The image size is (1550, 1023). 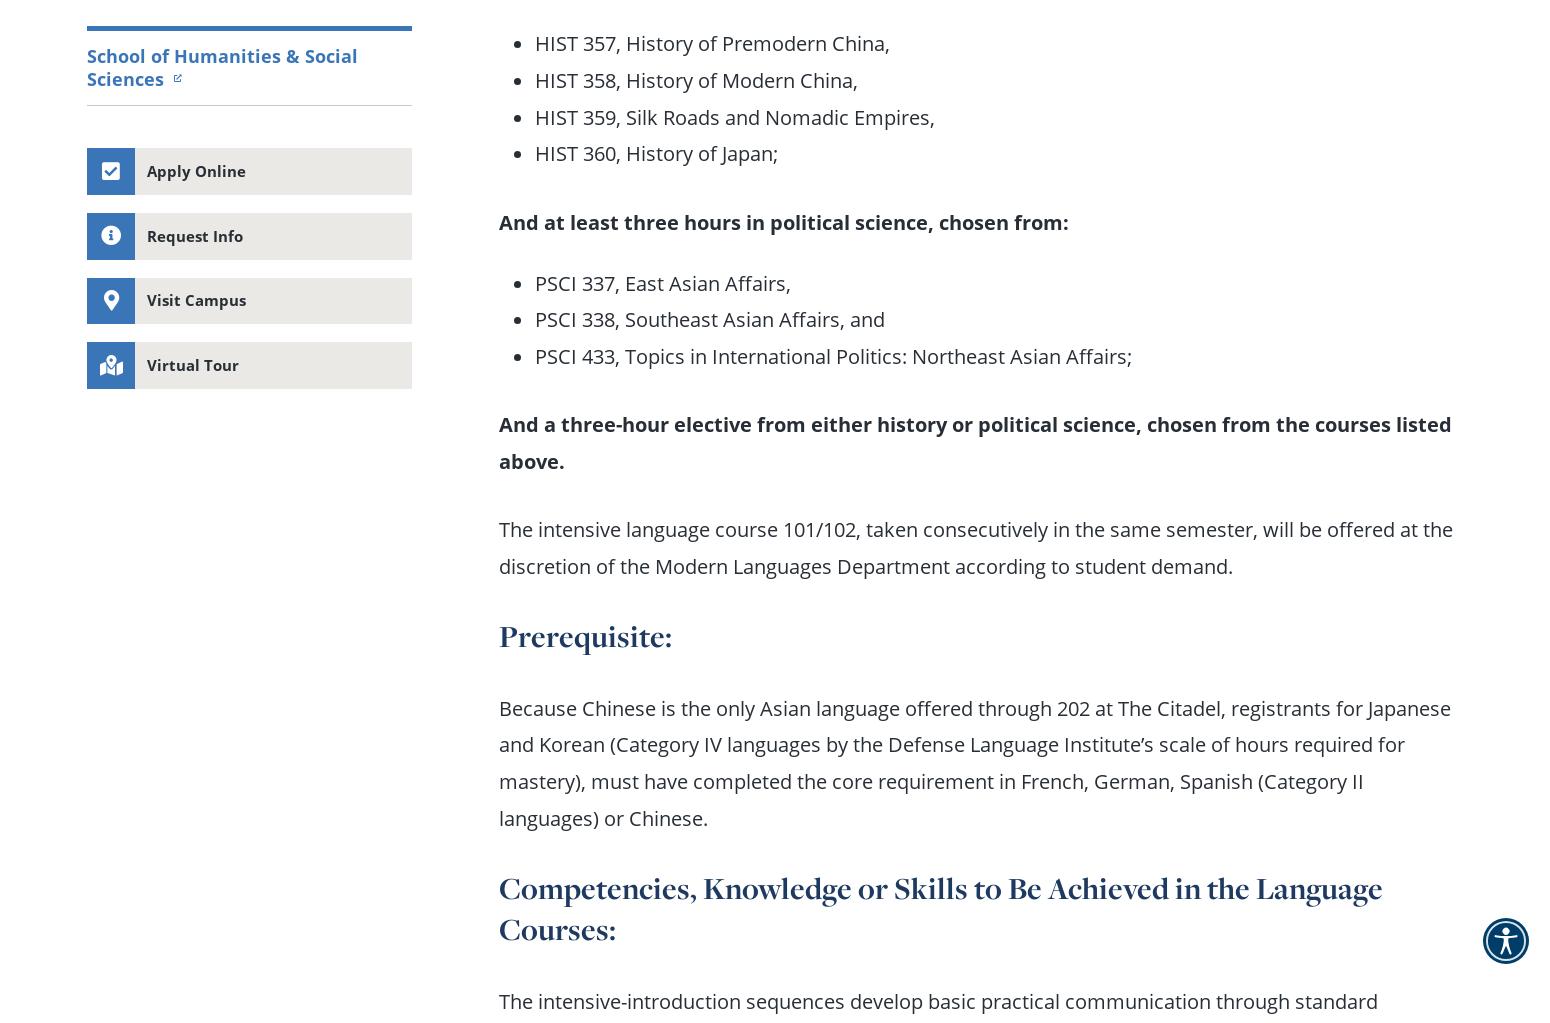 What do you see at coordinates (497, 761) in the screenshot?
I see `'Because Chinese is the only Asian language offered through 202 at The Citadel, registrants for Japanese and Korean (Category IV languages by the Defense Language Institute’s scale of hours required for mastery), must have completed the core requirement in French, German, Spanish (Category II languages) or Chinese.'` at bounding box center [497, 761].